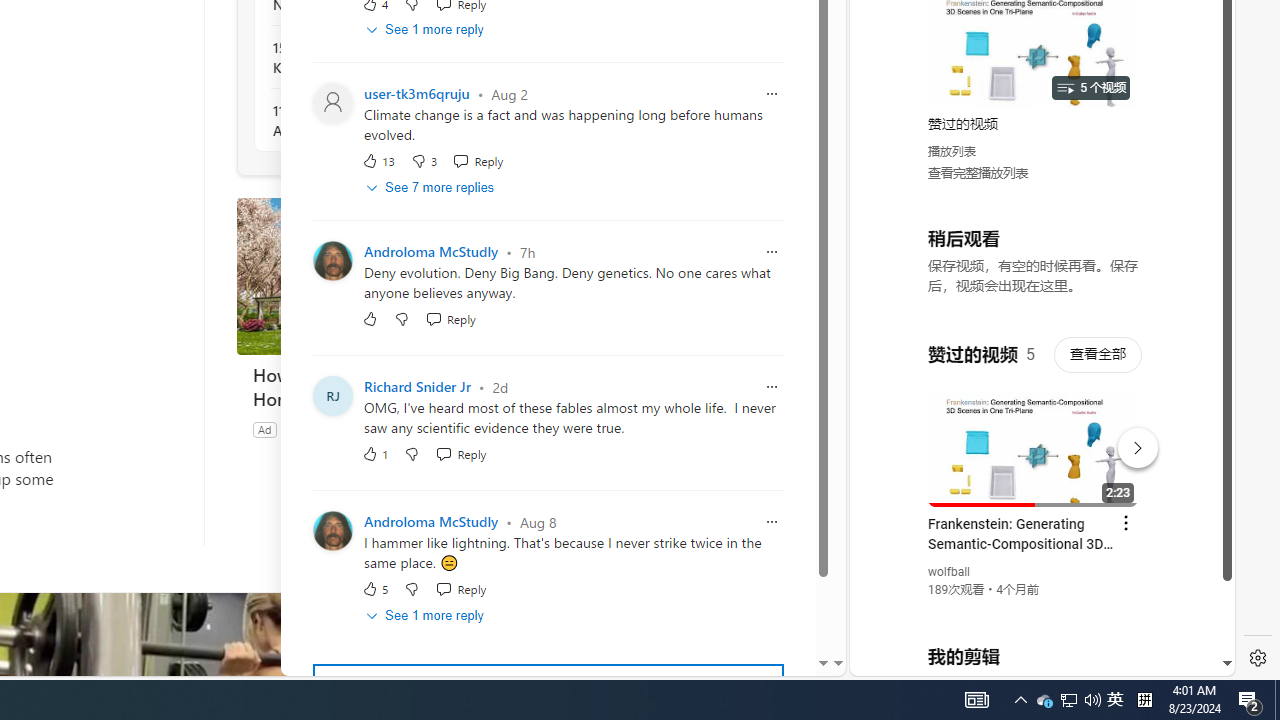 The image size is (1280, 720). Describe the element at coordinates (333, 530) in the screenshot. I see `'Profile Picture'` at that location.